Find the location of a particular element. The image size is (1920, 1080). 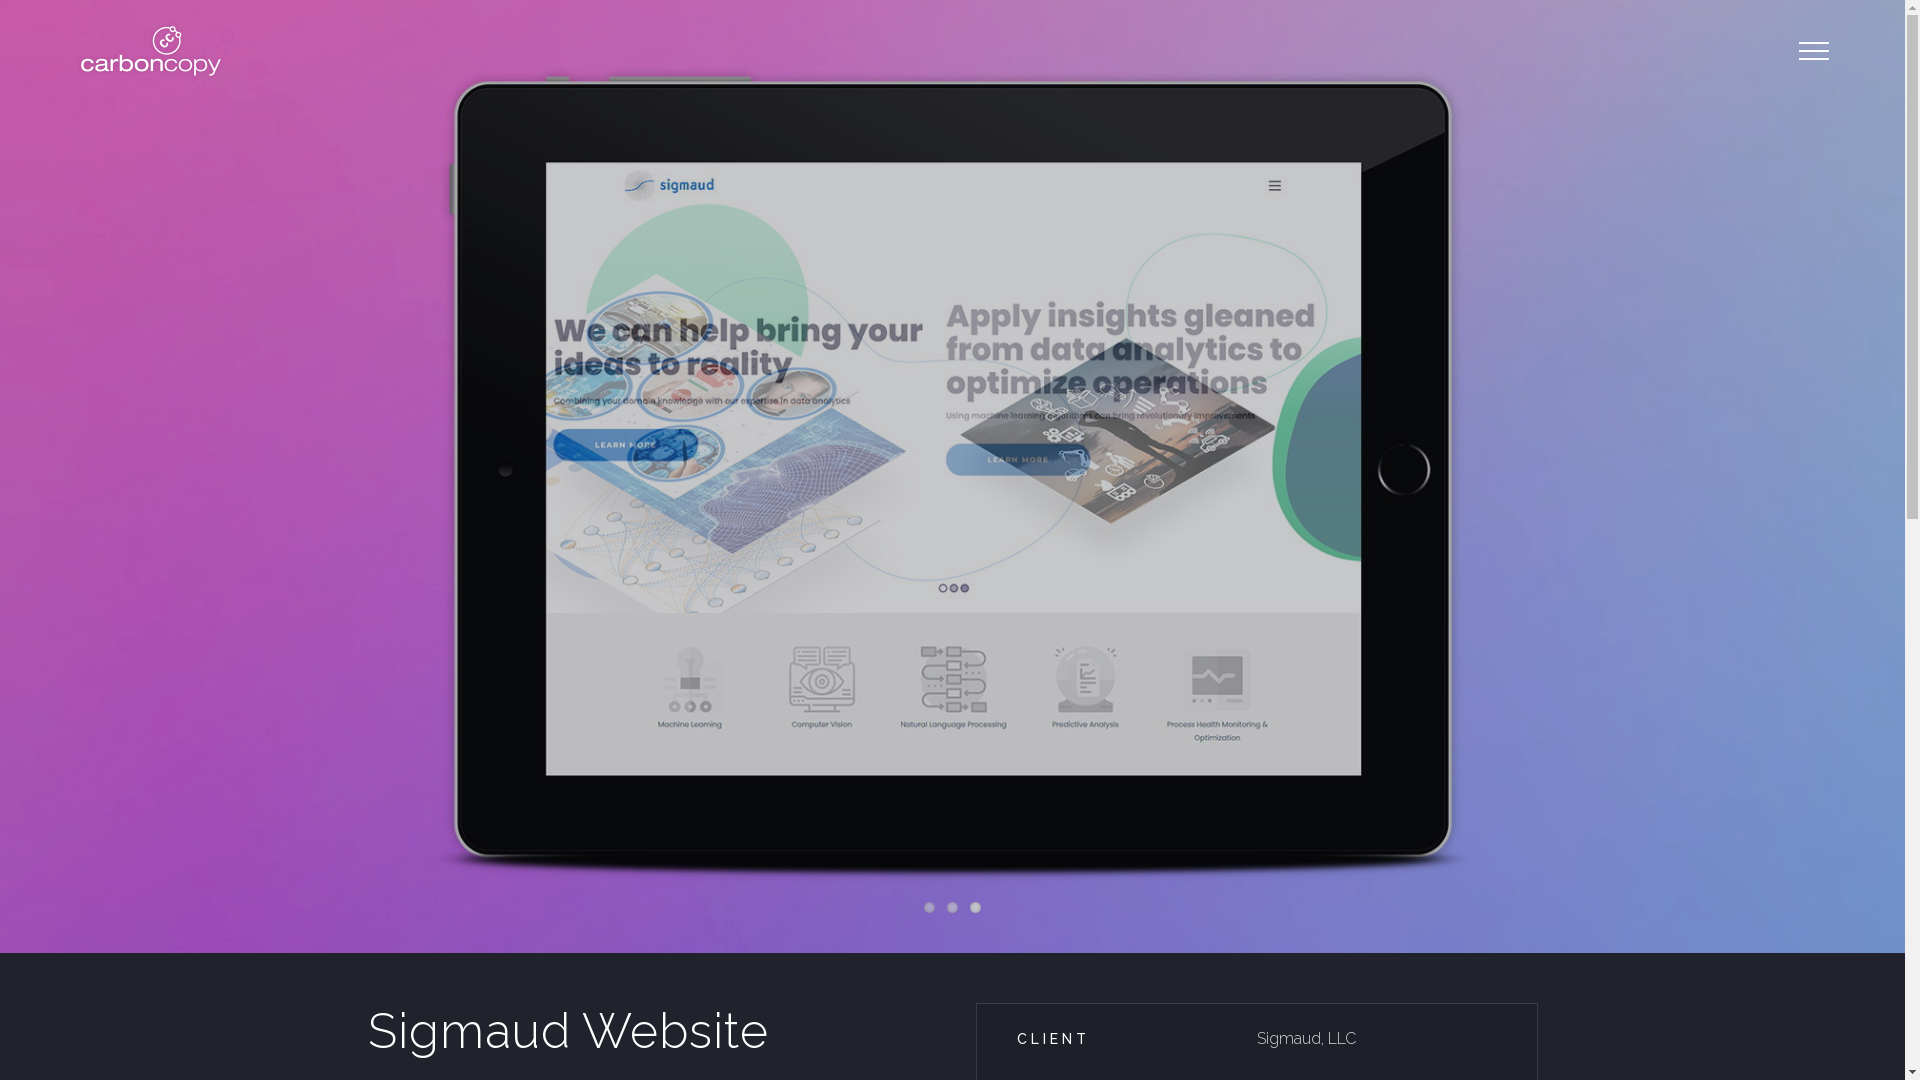

'1' is located at coordinates (928, 907).